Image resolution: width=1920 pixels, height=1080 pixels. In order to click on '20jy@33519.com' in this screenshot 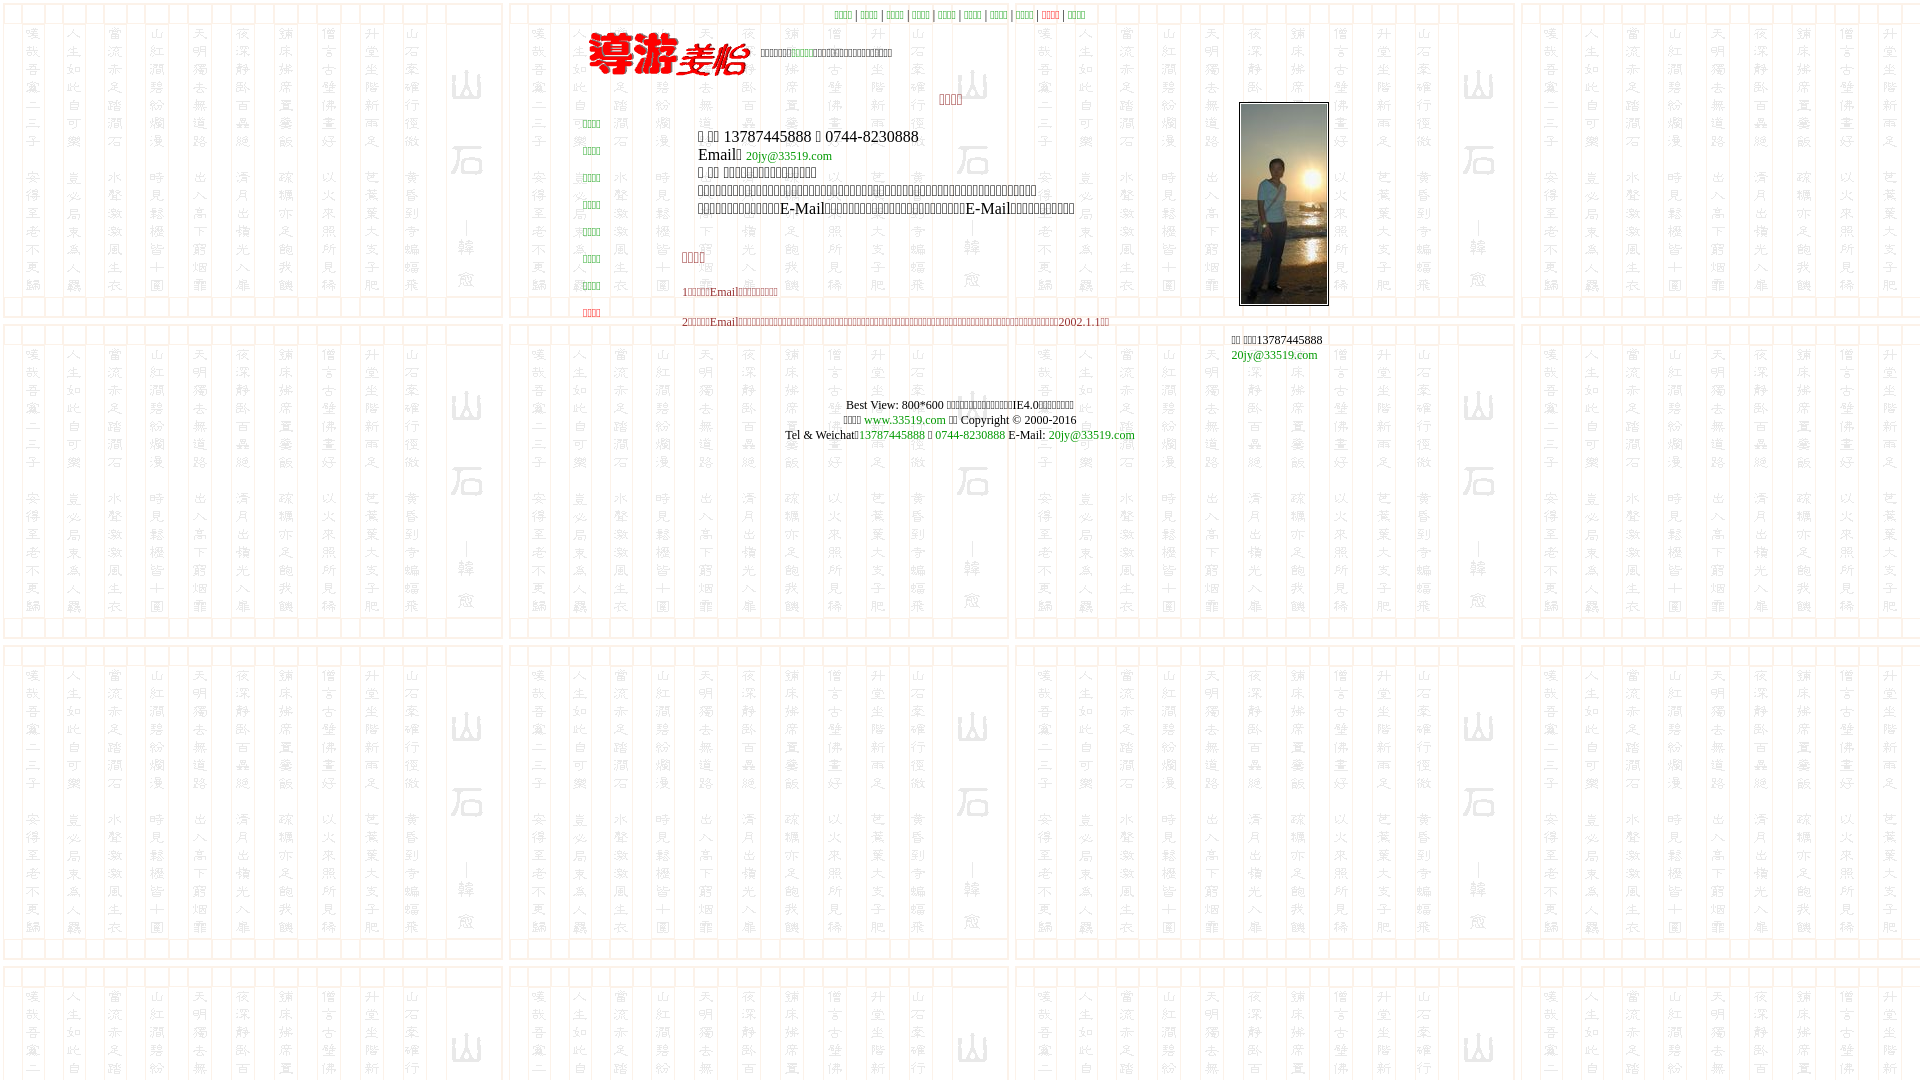, I will do `click(1231, 353)`.